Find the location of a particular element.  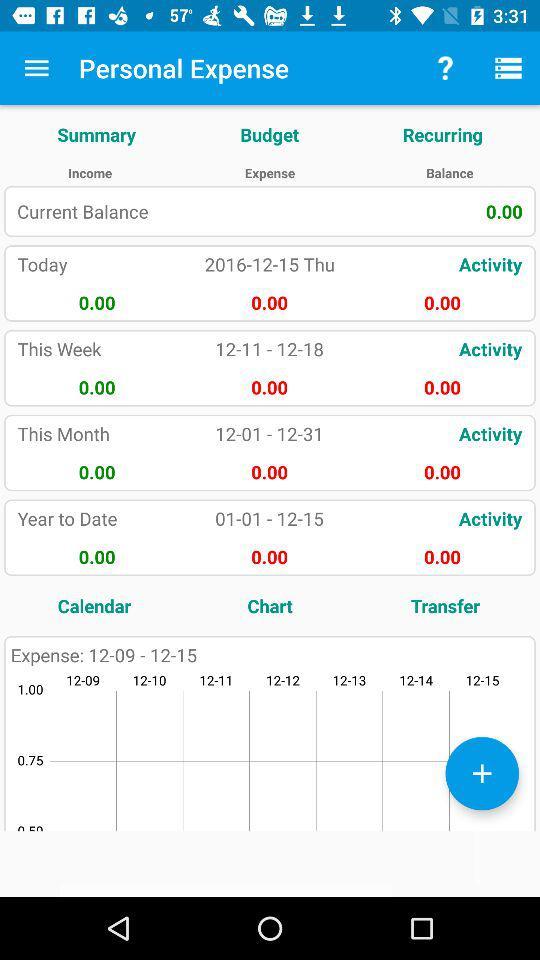

item above the summary is located at coordinates (36, 68).